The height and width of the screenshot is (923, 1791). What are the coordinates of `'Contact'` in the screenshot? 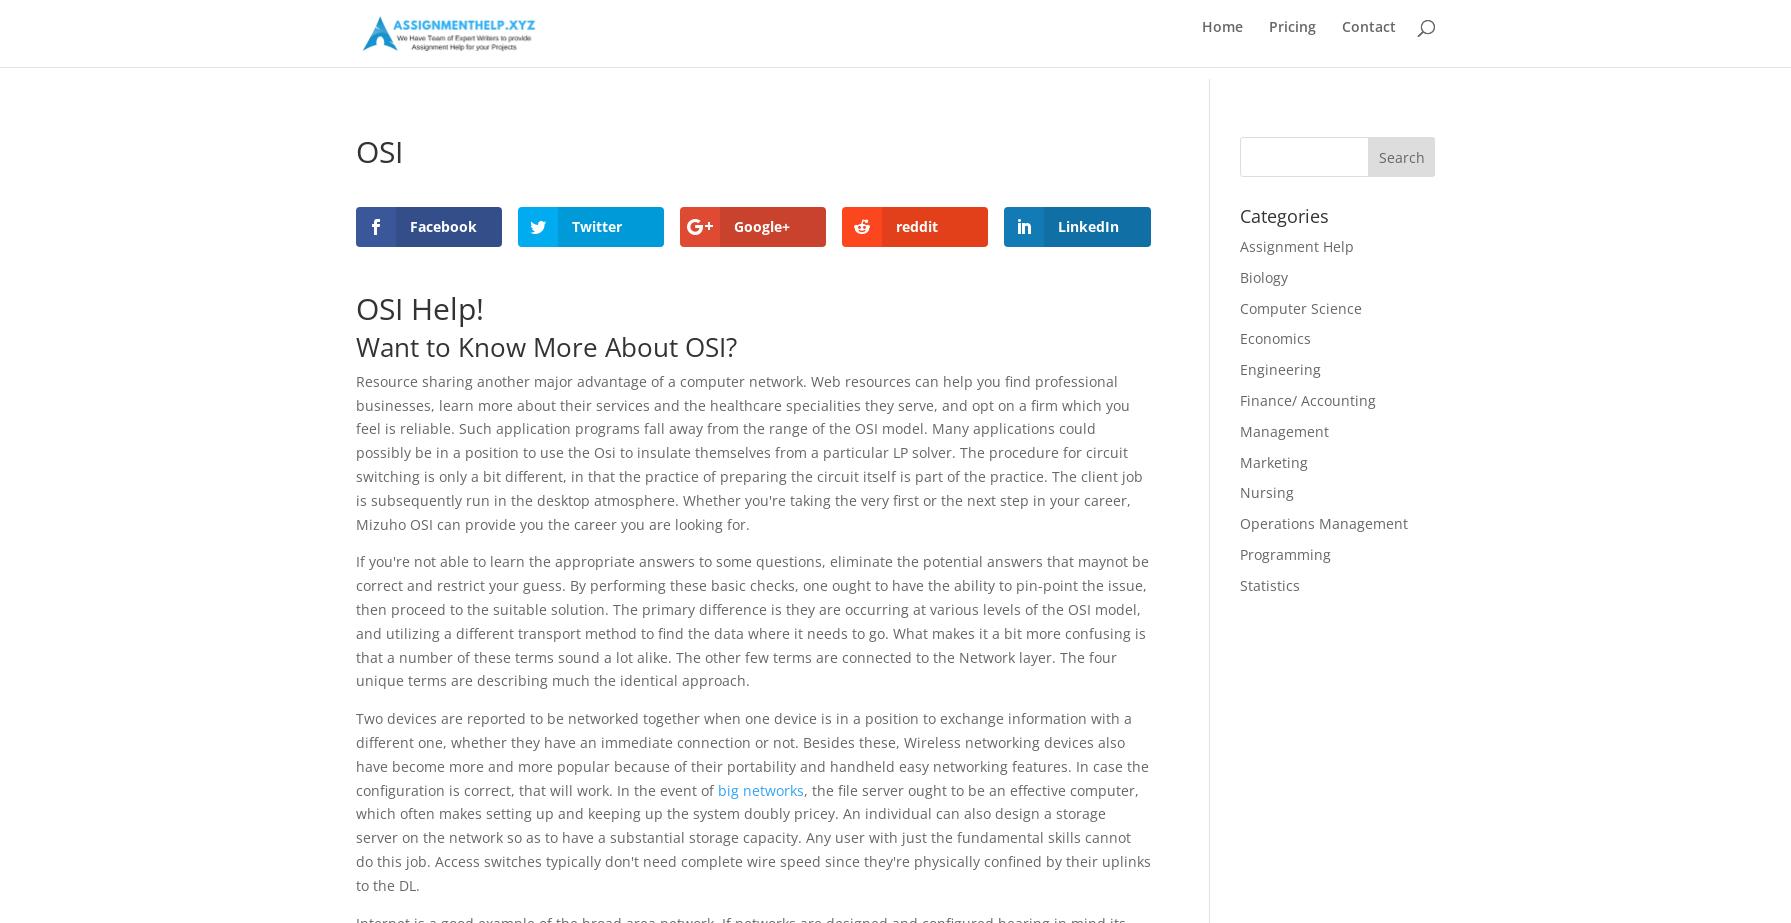 It's located at (1366, 39).